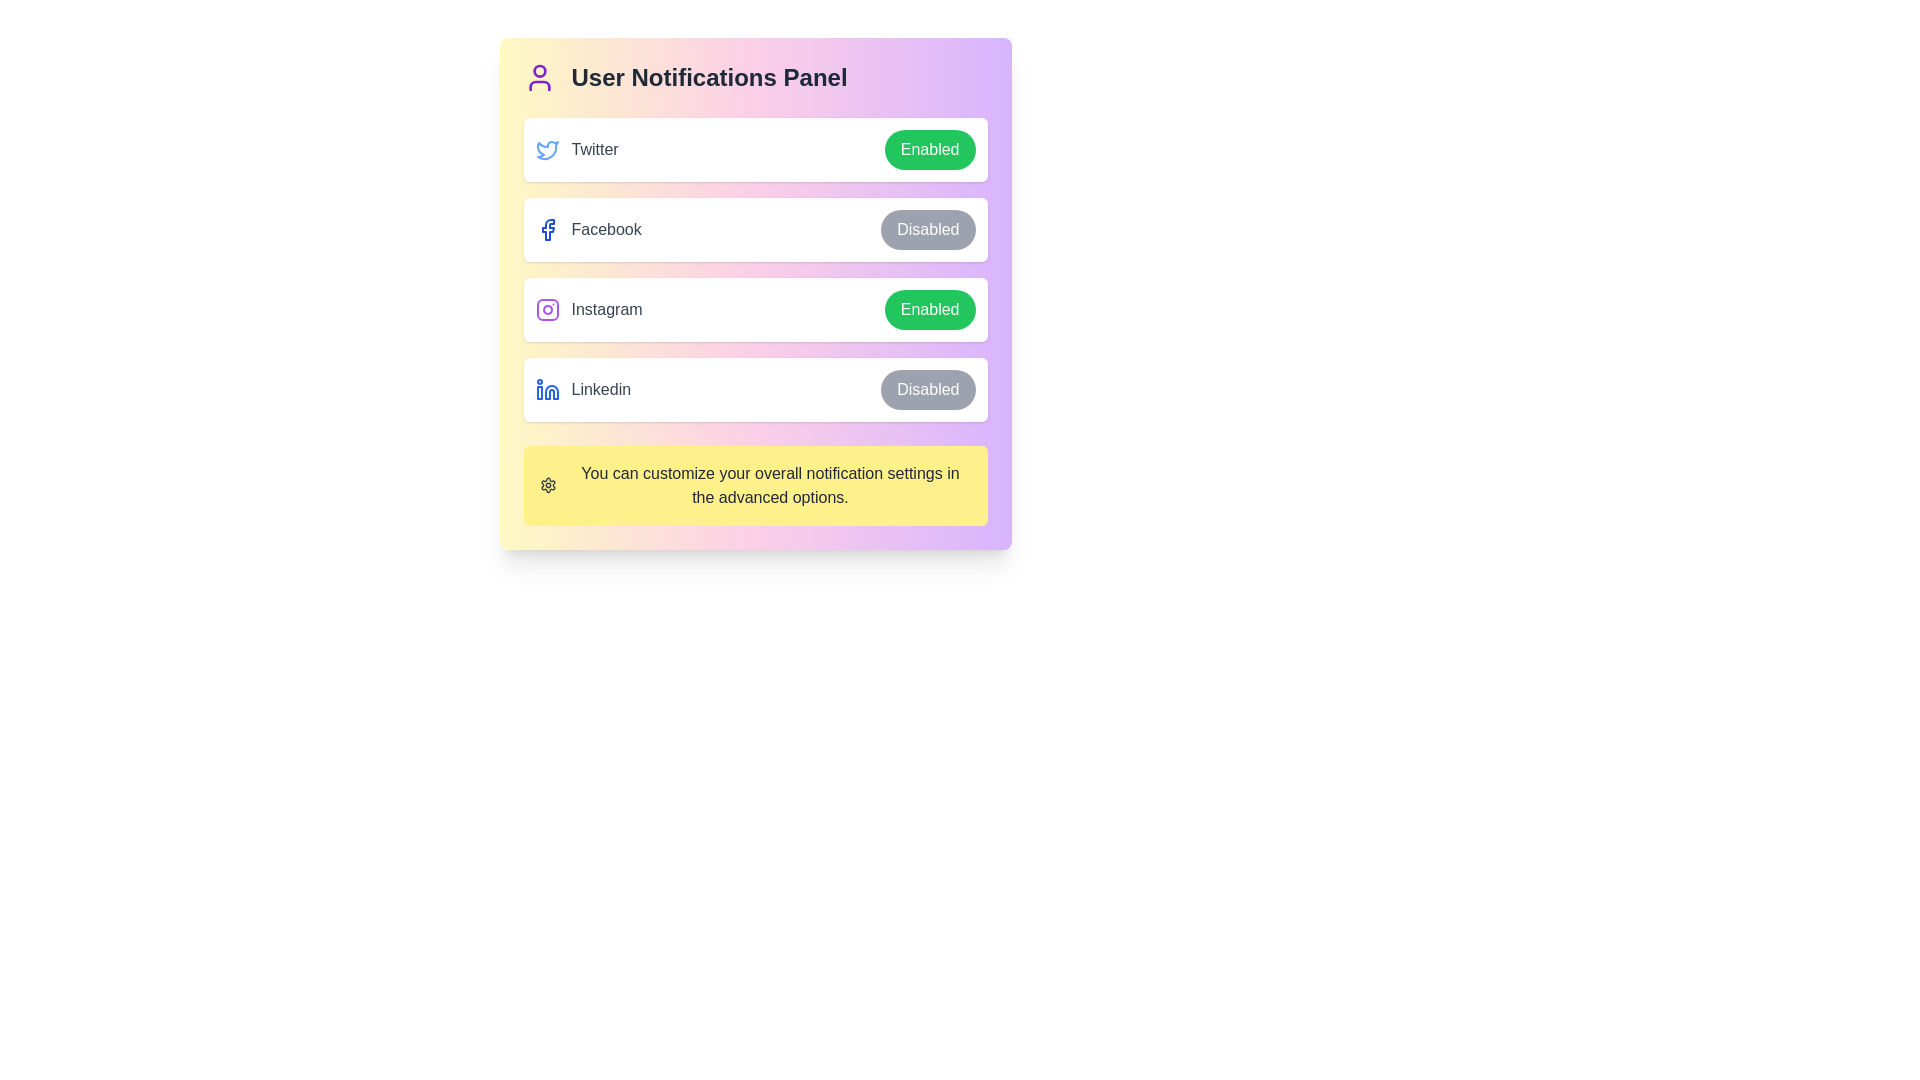 The width and height of the screenshot is (1920, 1080). I want to click on the text header labeled 'User Notifications Panel', which is styled in bold with a large font size and dark gray color, located in the upper section of the interface, so click(709, 76).